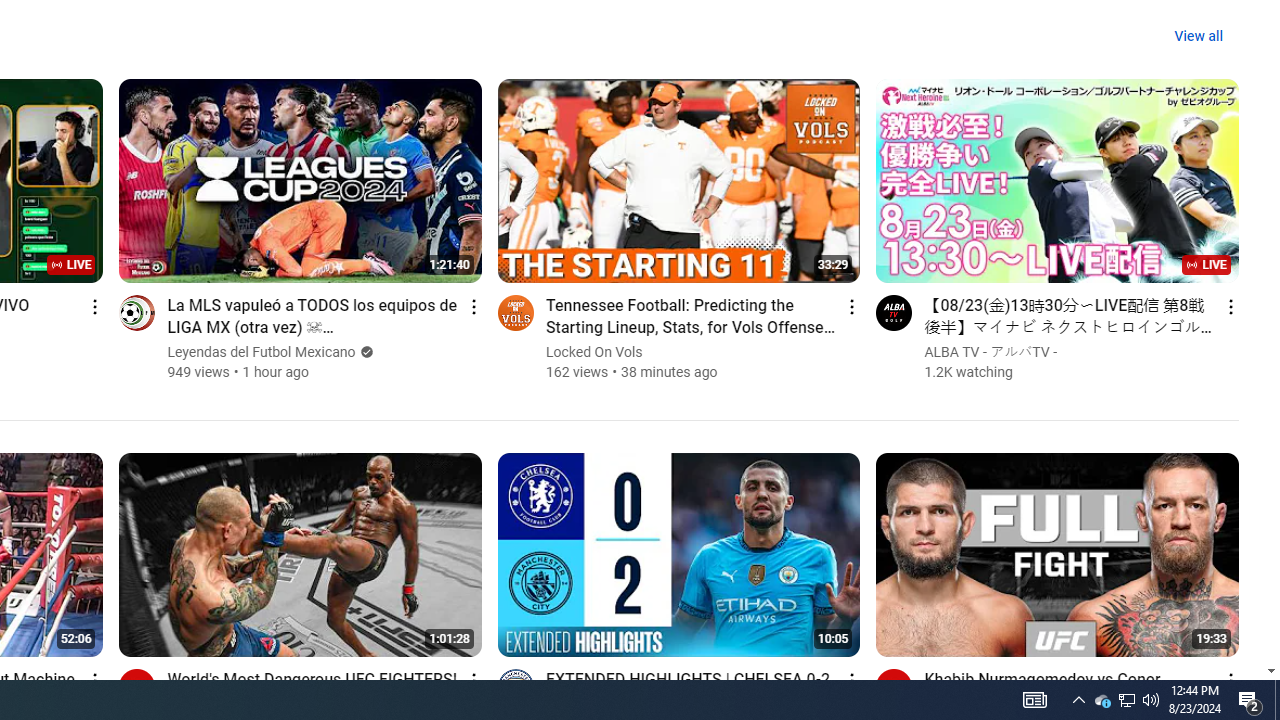 Image resolution: width=1280 pixels, height=720 pixels. Describe the element at coordinates (260, 351) in the screenshot. I see `'Leyendas del Futbol Mexicano'` at that location.